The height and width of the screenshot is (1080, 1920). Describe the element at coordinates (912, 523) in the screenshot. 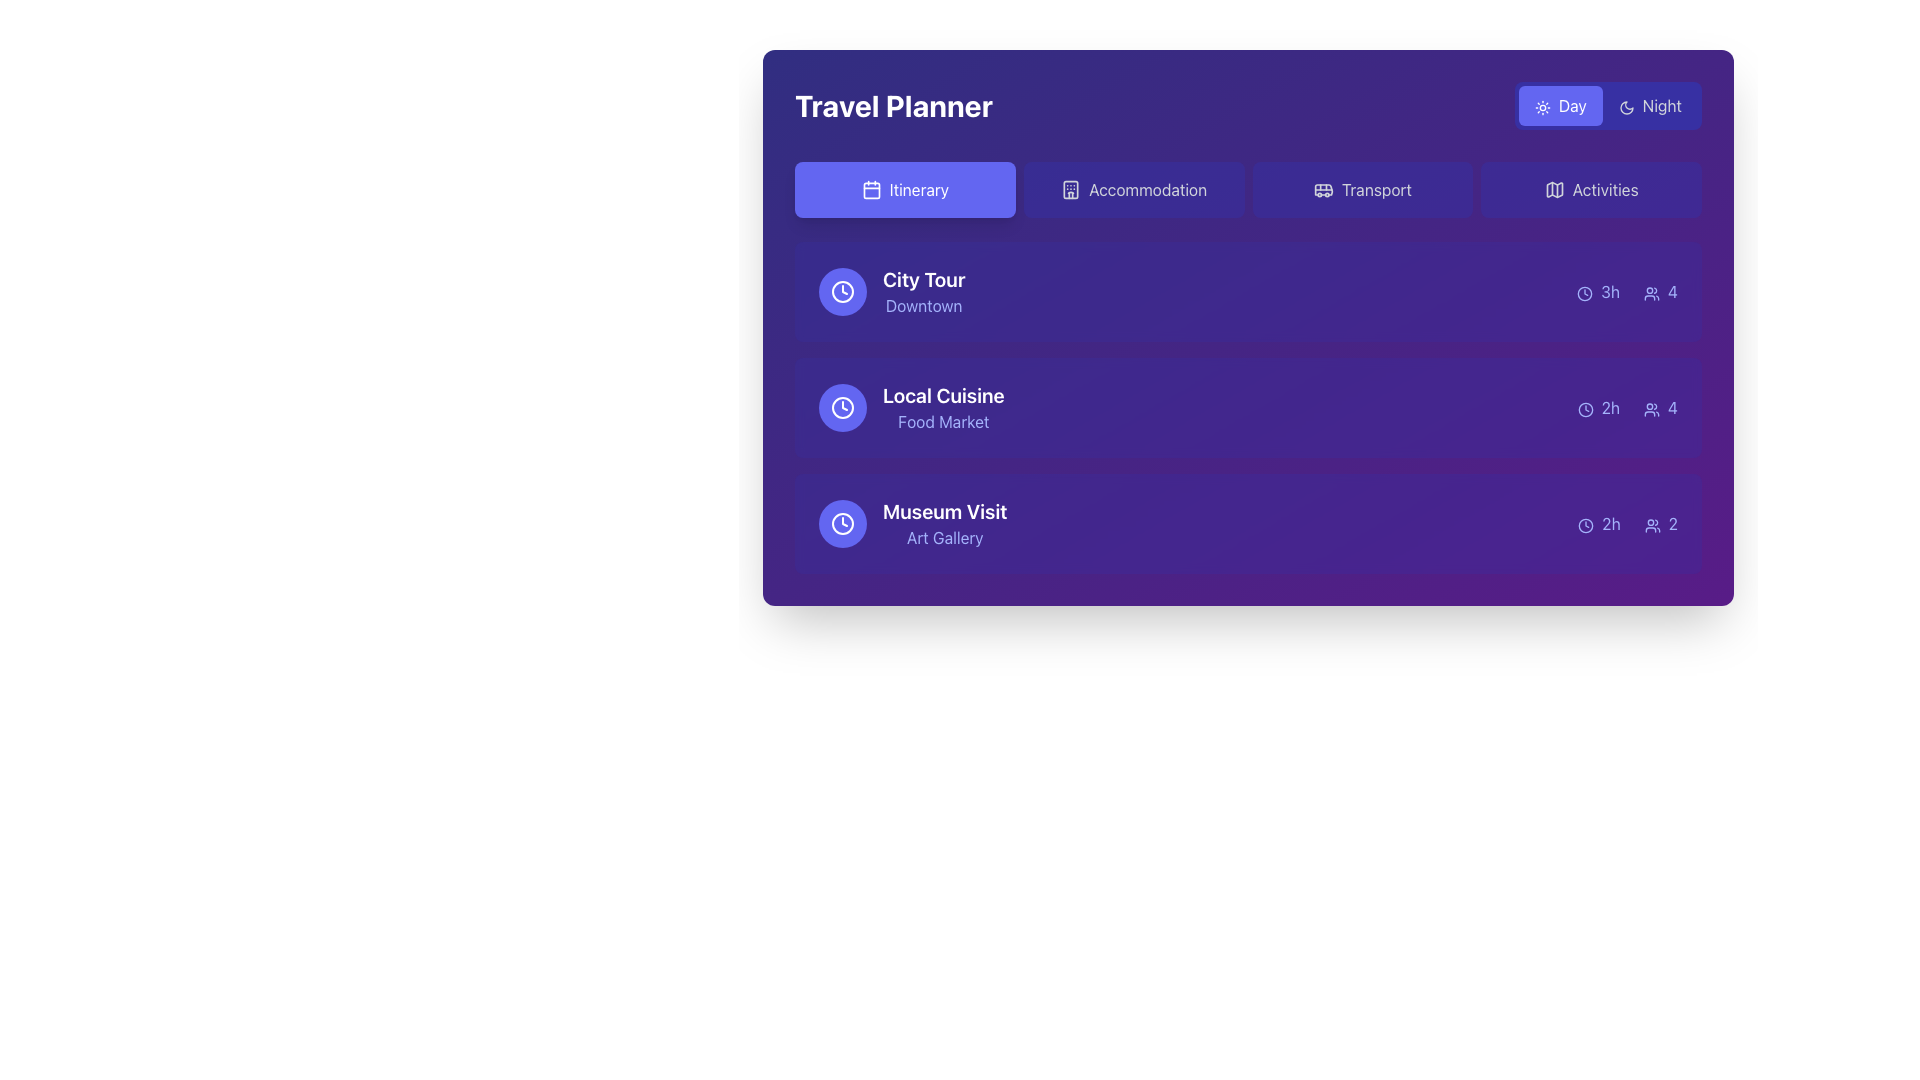

I see `the list item with a circular indigo clock icon and the text 'Museum Visit'` at that location.